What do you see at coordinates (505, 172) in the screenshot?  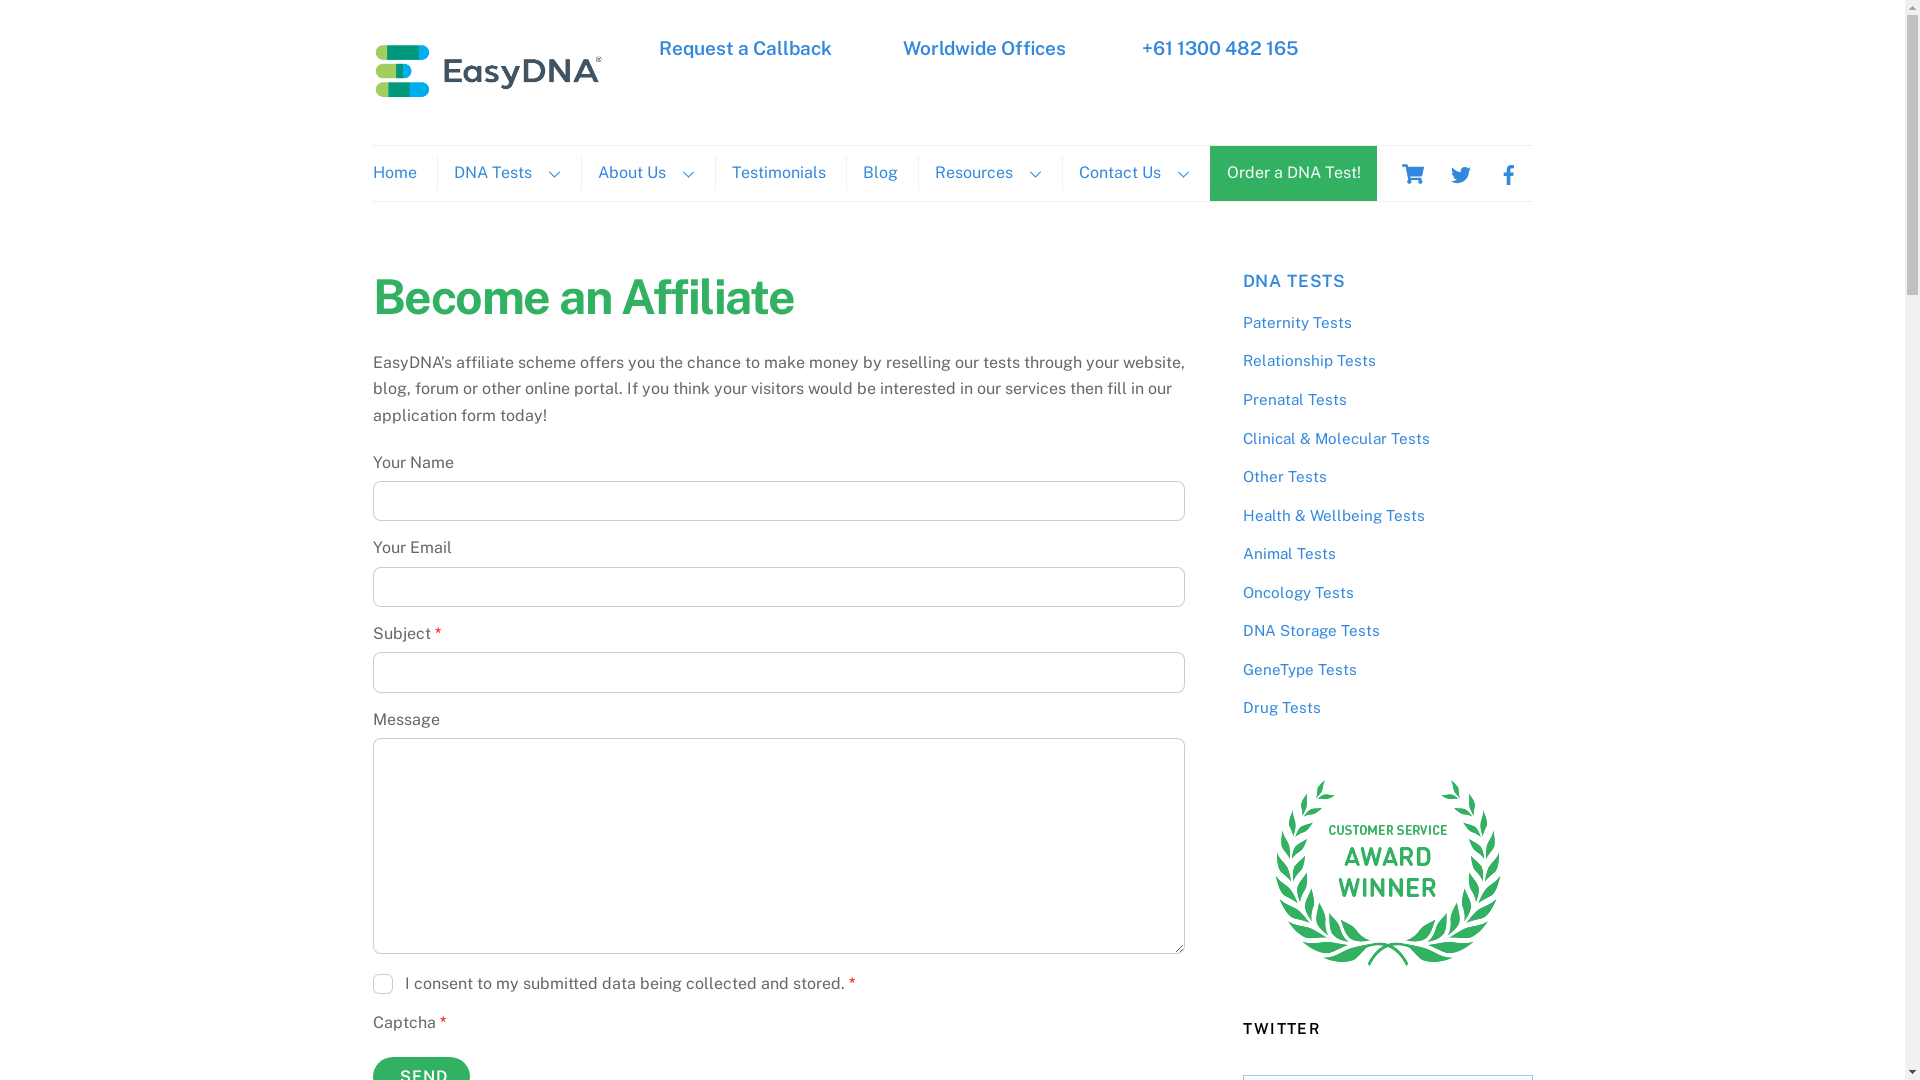 I see `'DNA Tests'` at bounding box center [505, 172].